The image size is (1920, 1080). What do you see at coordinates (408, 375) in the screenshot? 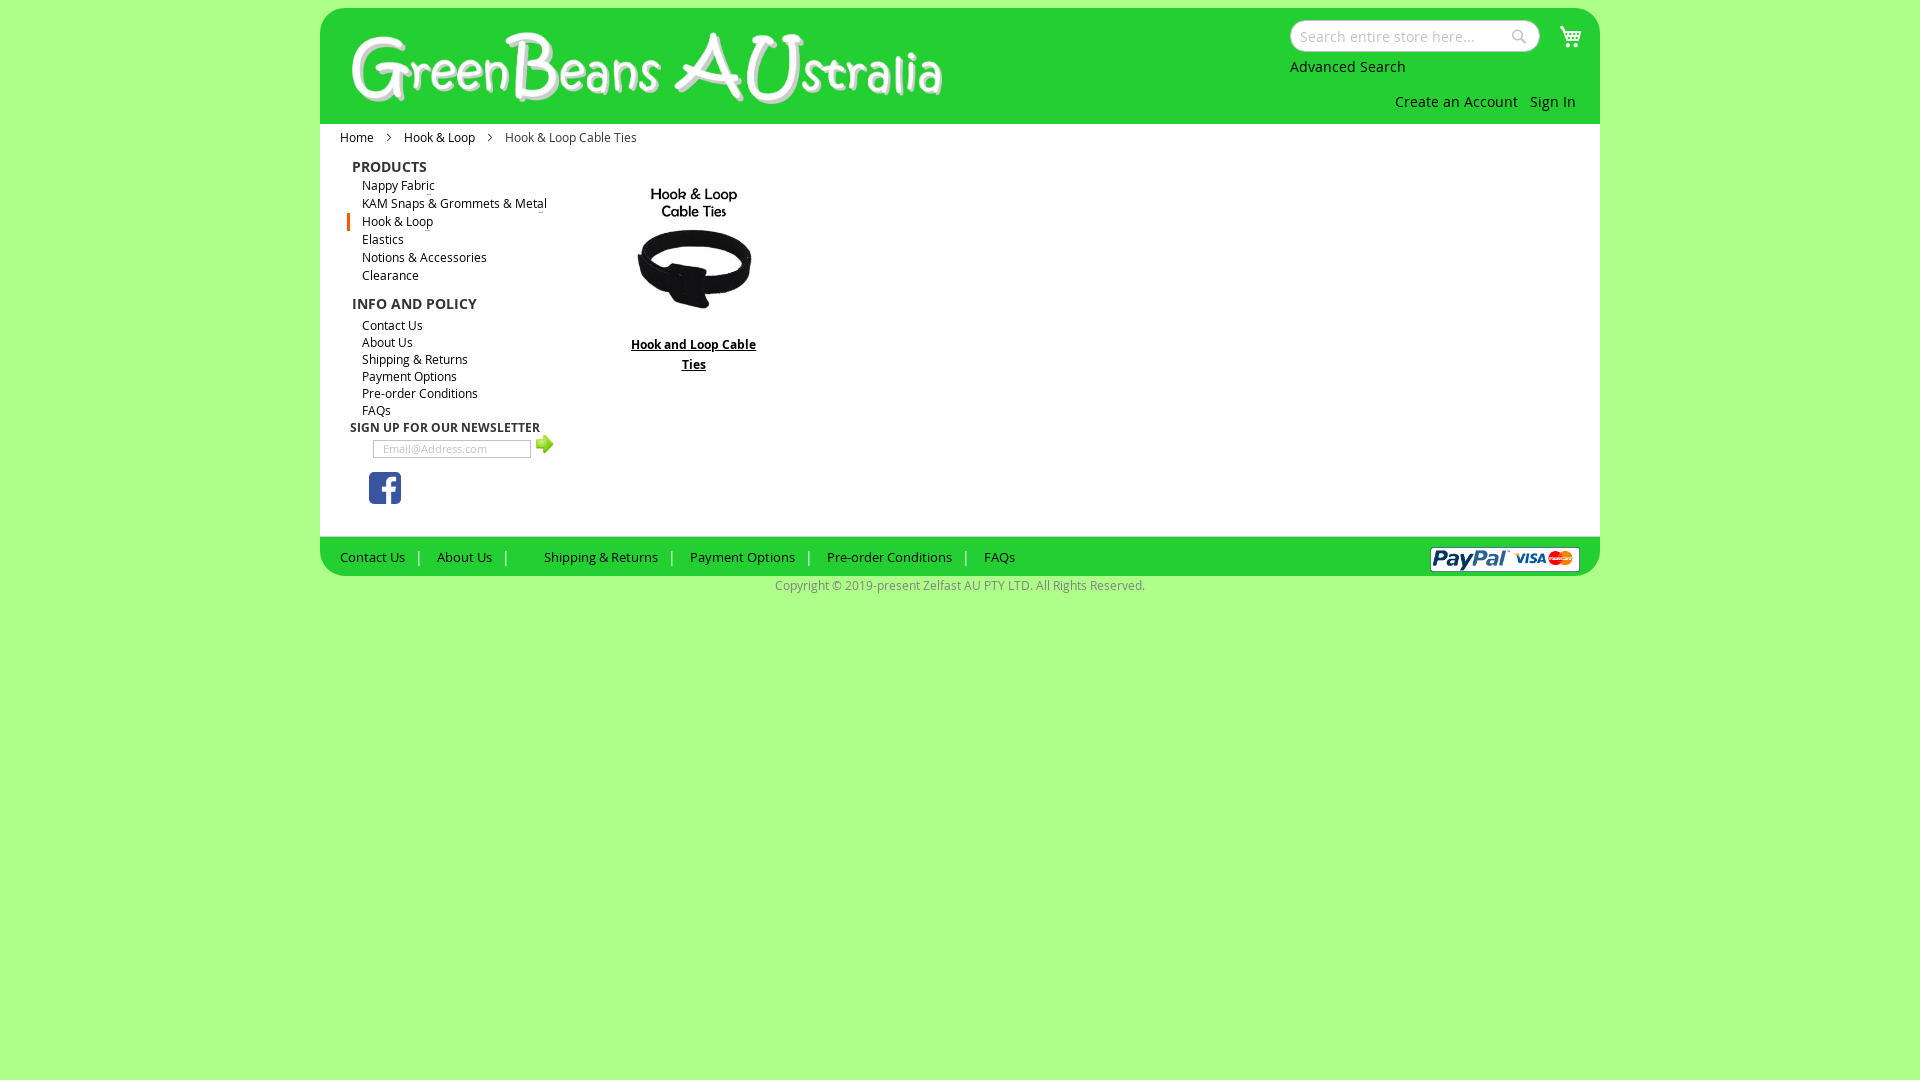
I see `'Payment Options'` at bounding box center [408, 375].